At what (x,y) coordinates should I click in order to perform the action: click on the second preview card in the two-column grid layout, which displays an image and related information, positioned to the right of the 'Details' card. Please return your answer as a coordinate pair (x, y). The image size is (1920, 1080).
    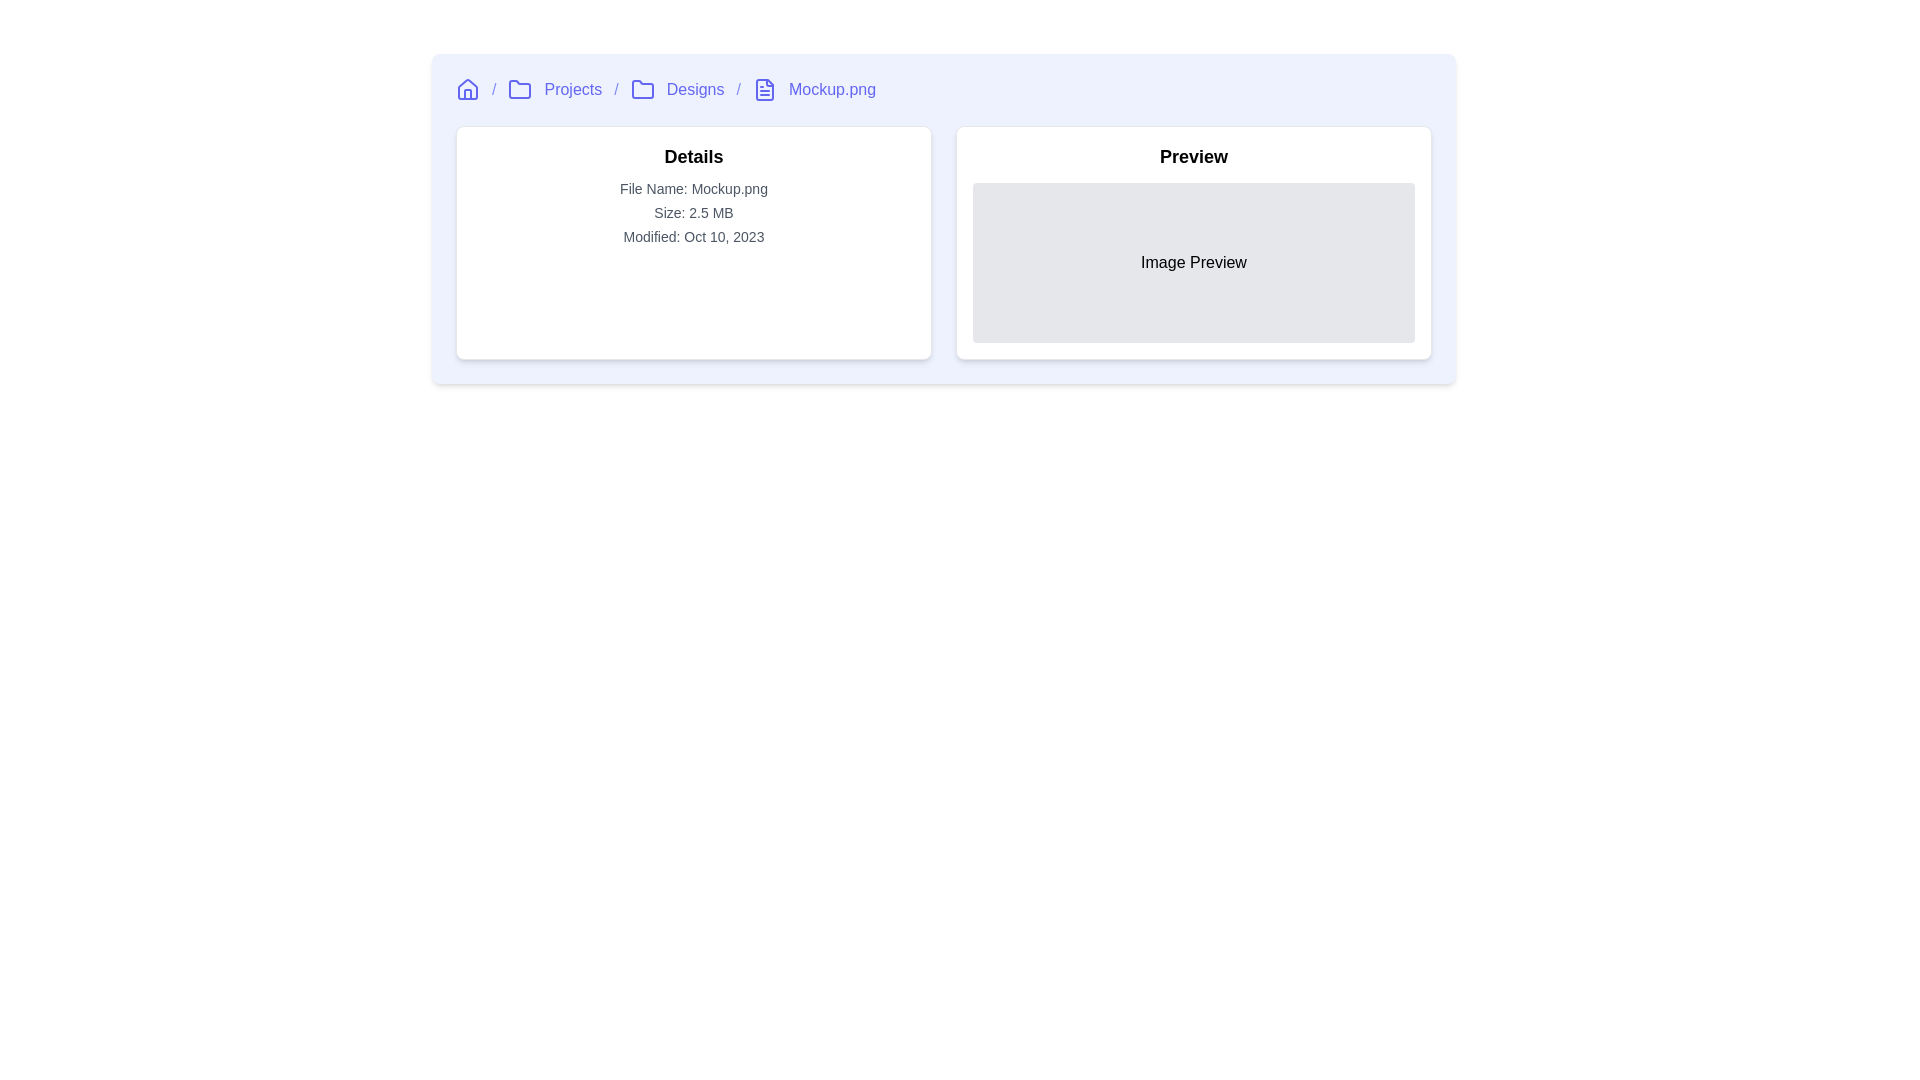
    Looking at the image, I should click on (1194, 242).